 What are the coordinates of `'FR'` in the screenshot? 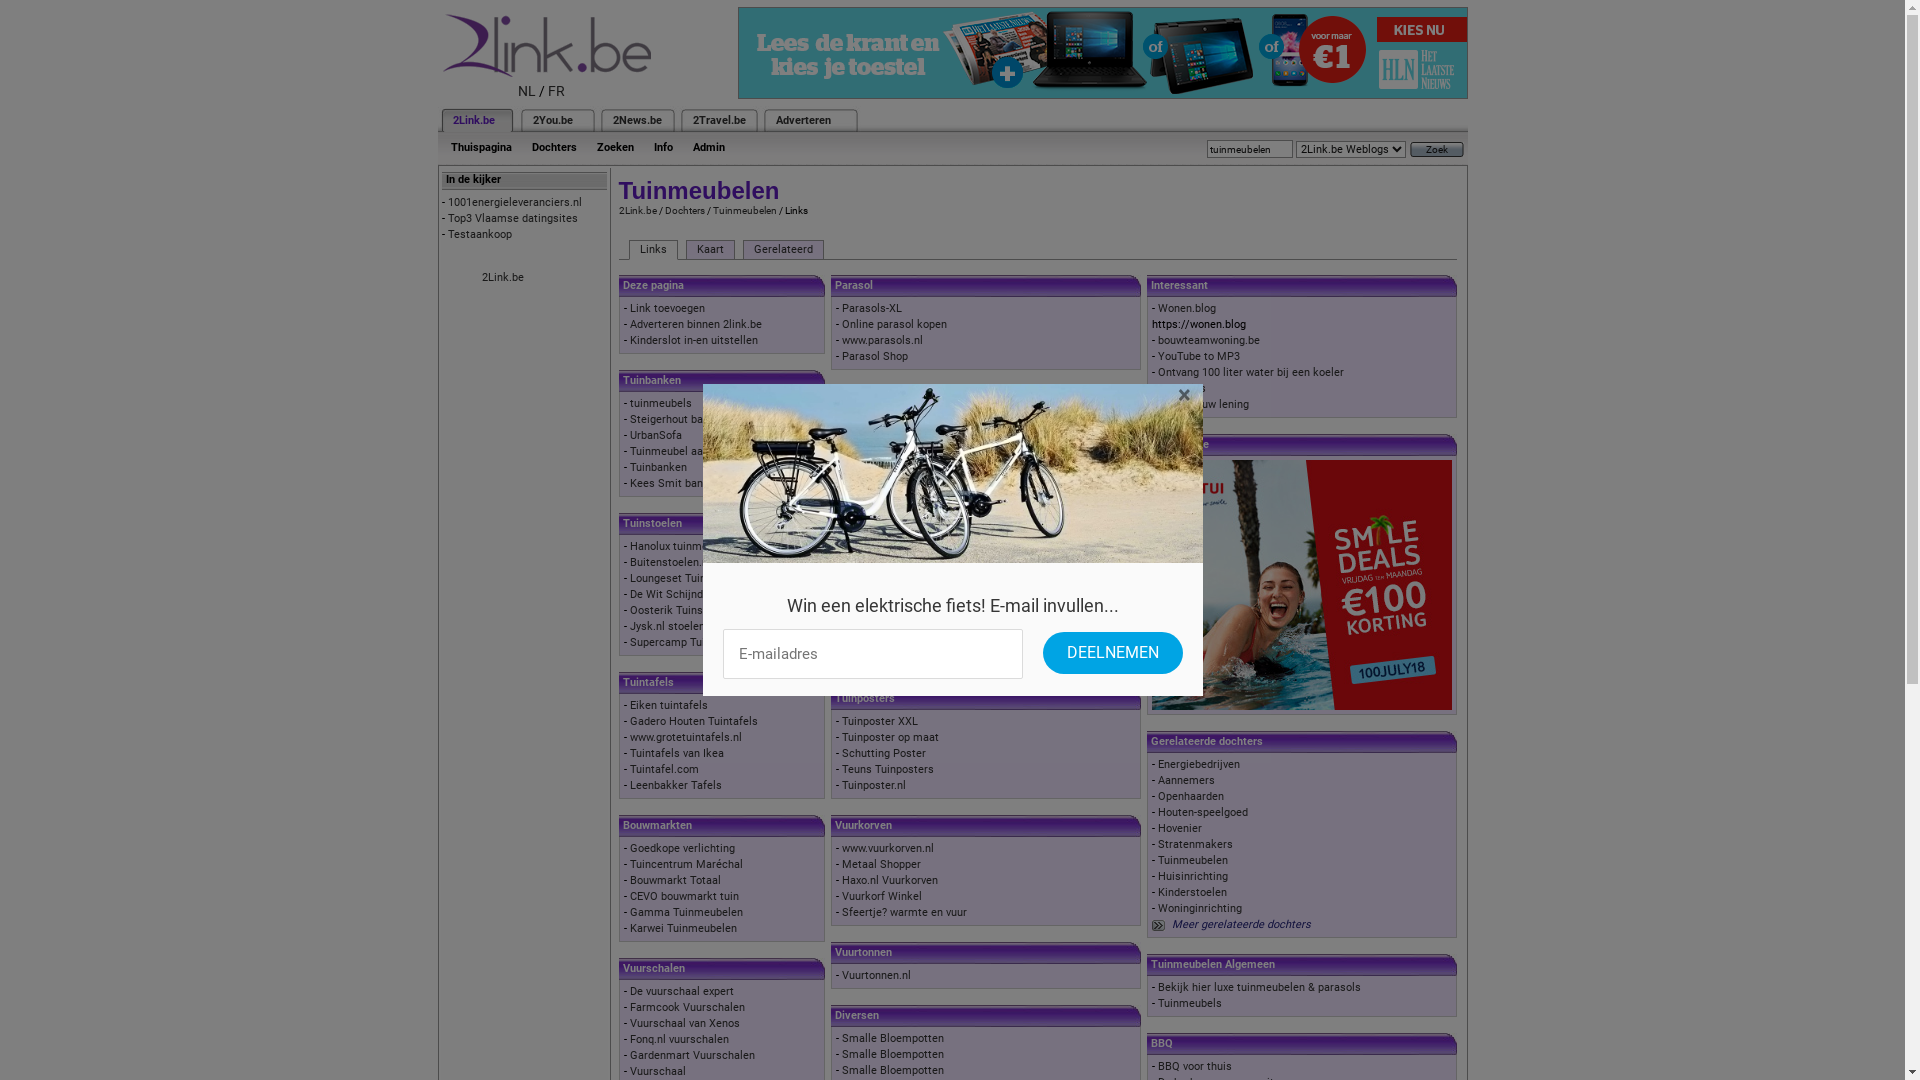 It's located at (556, 91).